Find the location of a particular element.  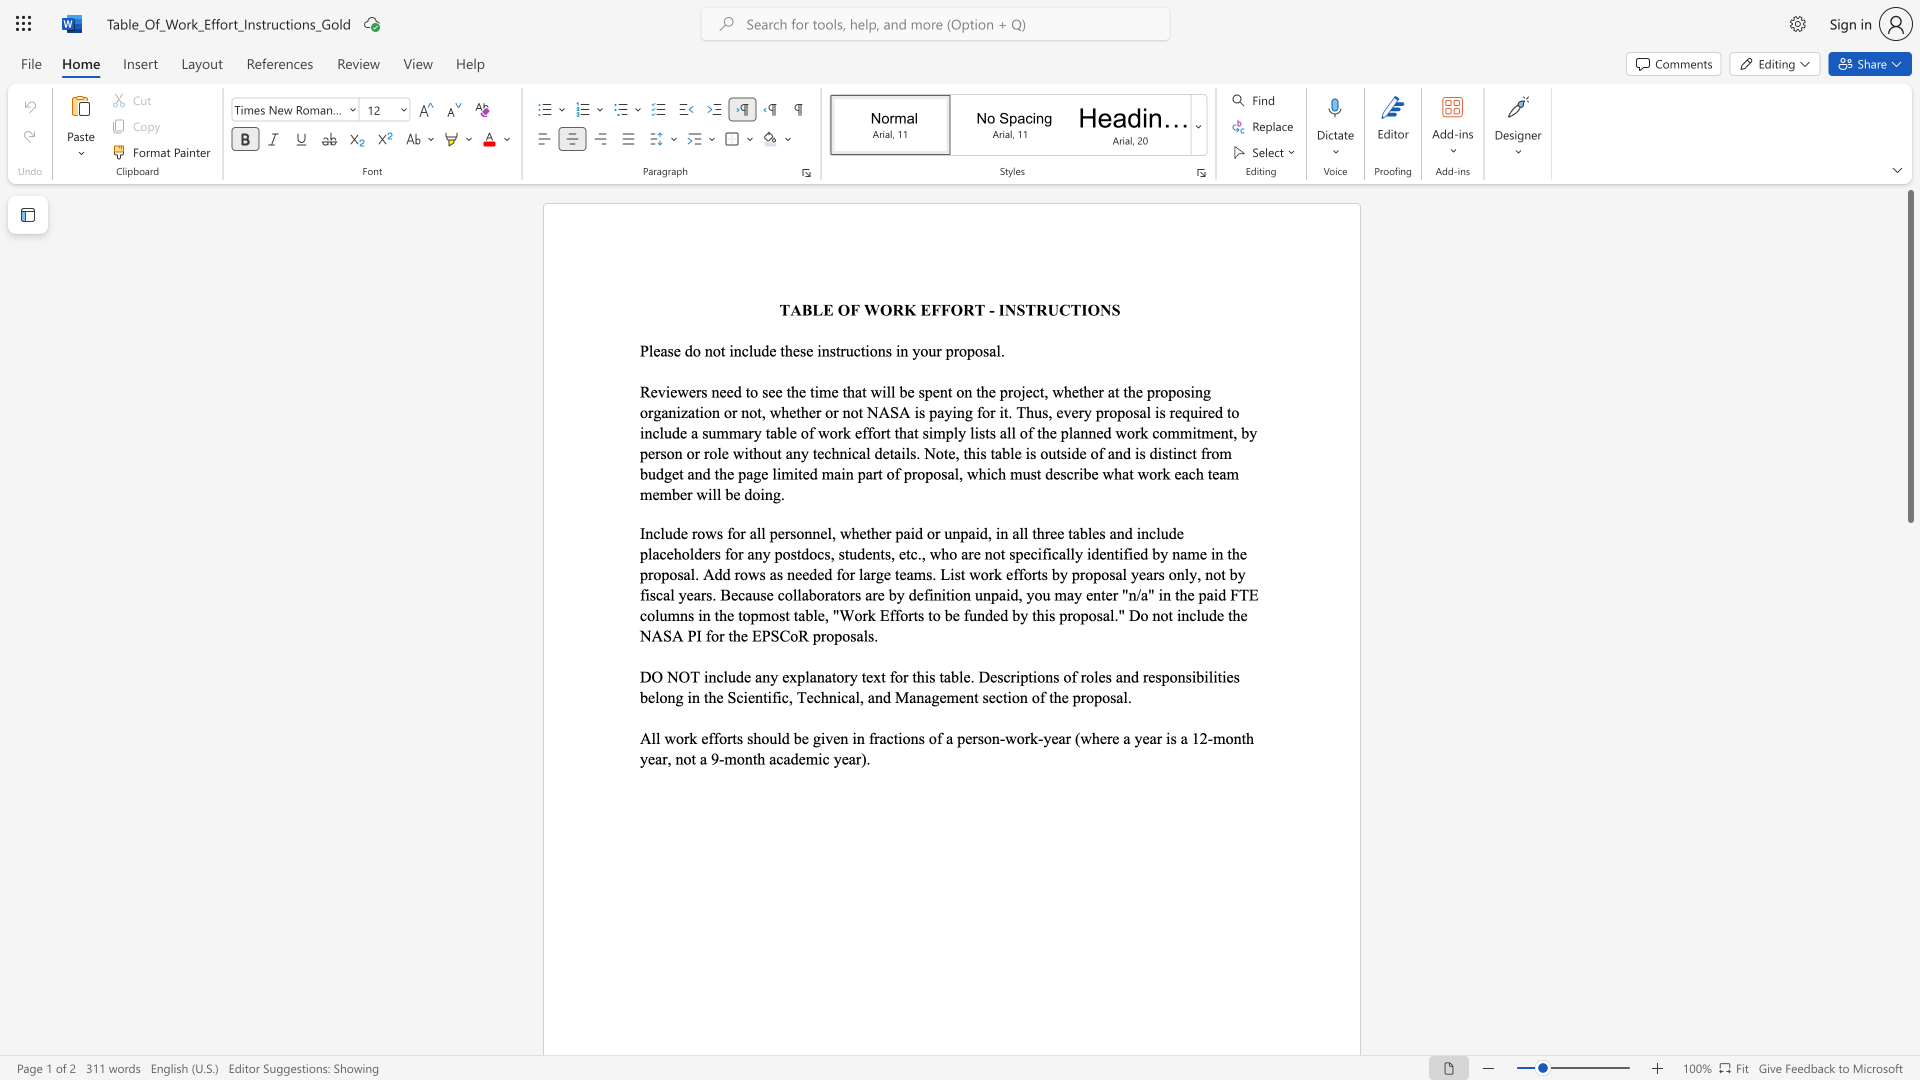

the scrollbar to slide the page down is located at coordinates (1909, 740).